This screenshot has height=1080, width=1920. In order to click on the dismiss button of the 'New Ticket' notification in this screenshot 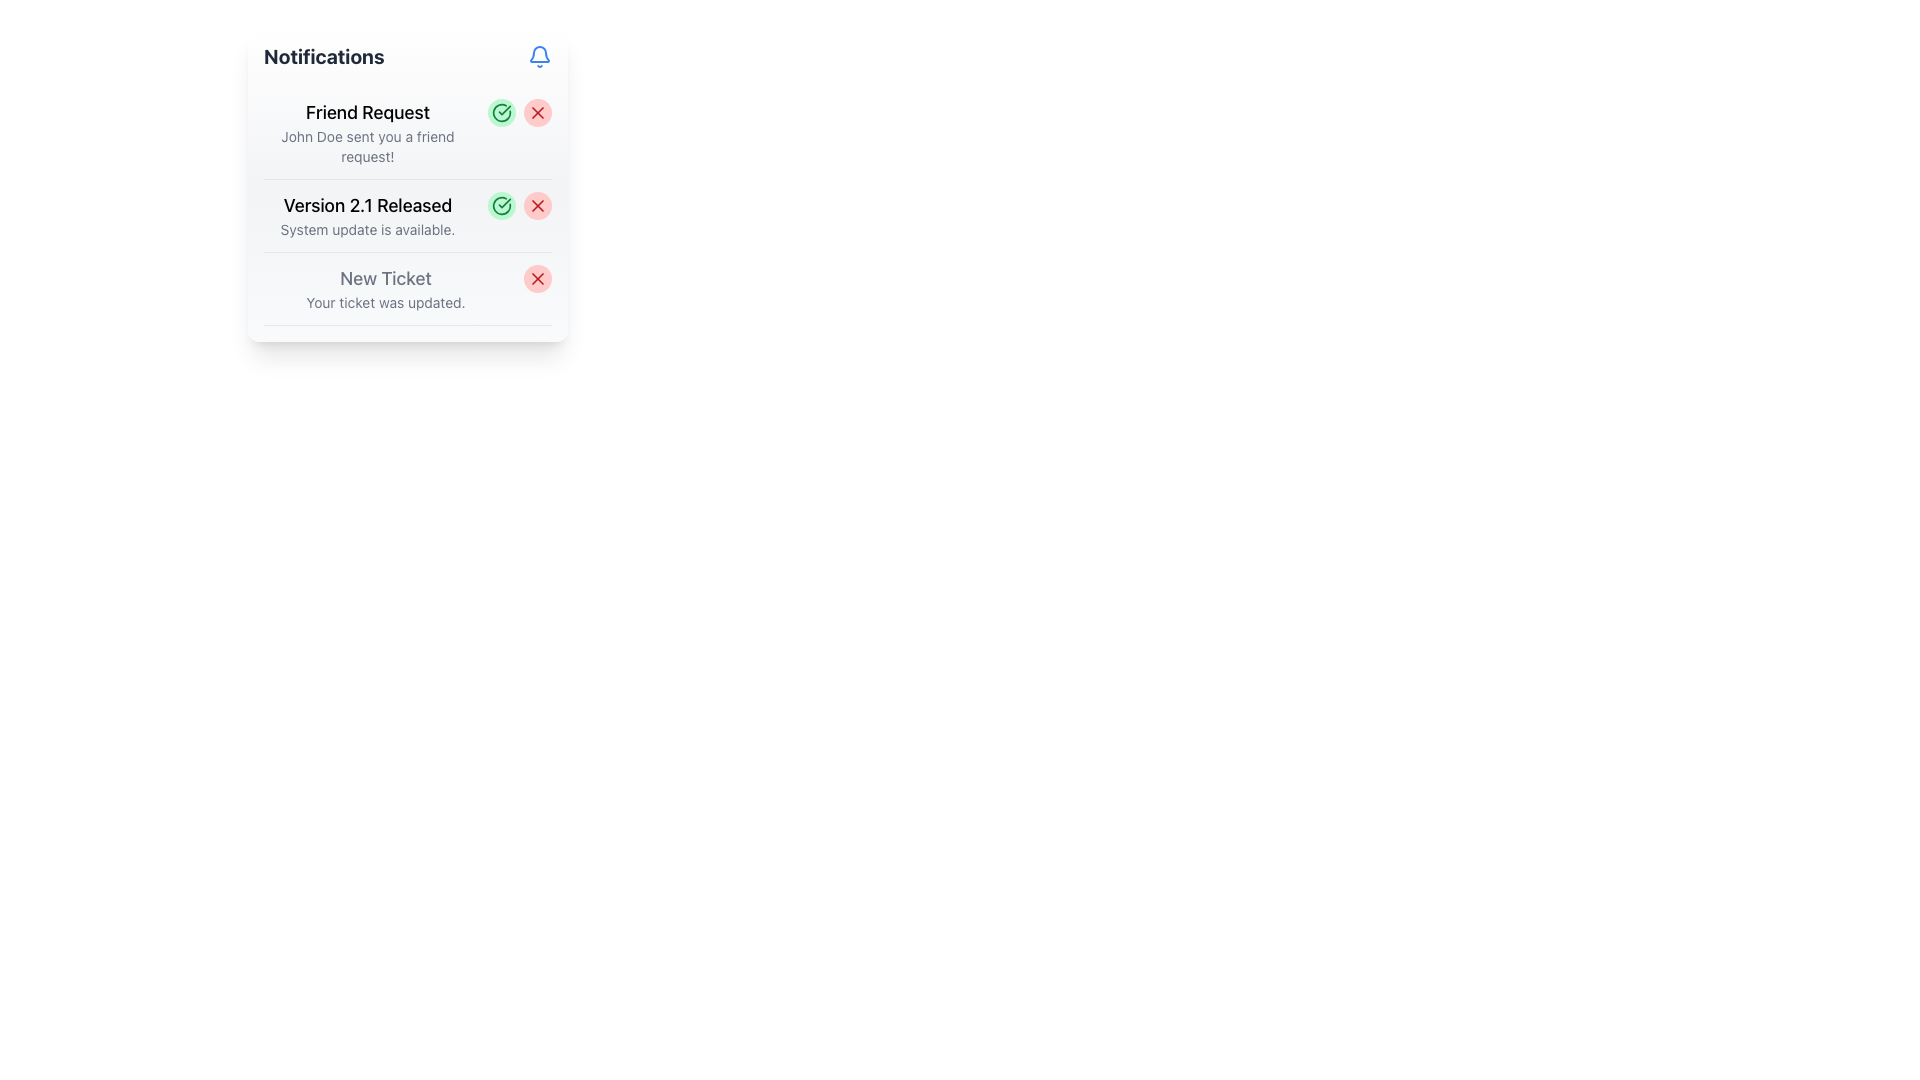, I will do `click(537, 278)`.